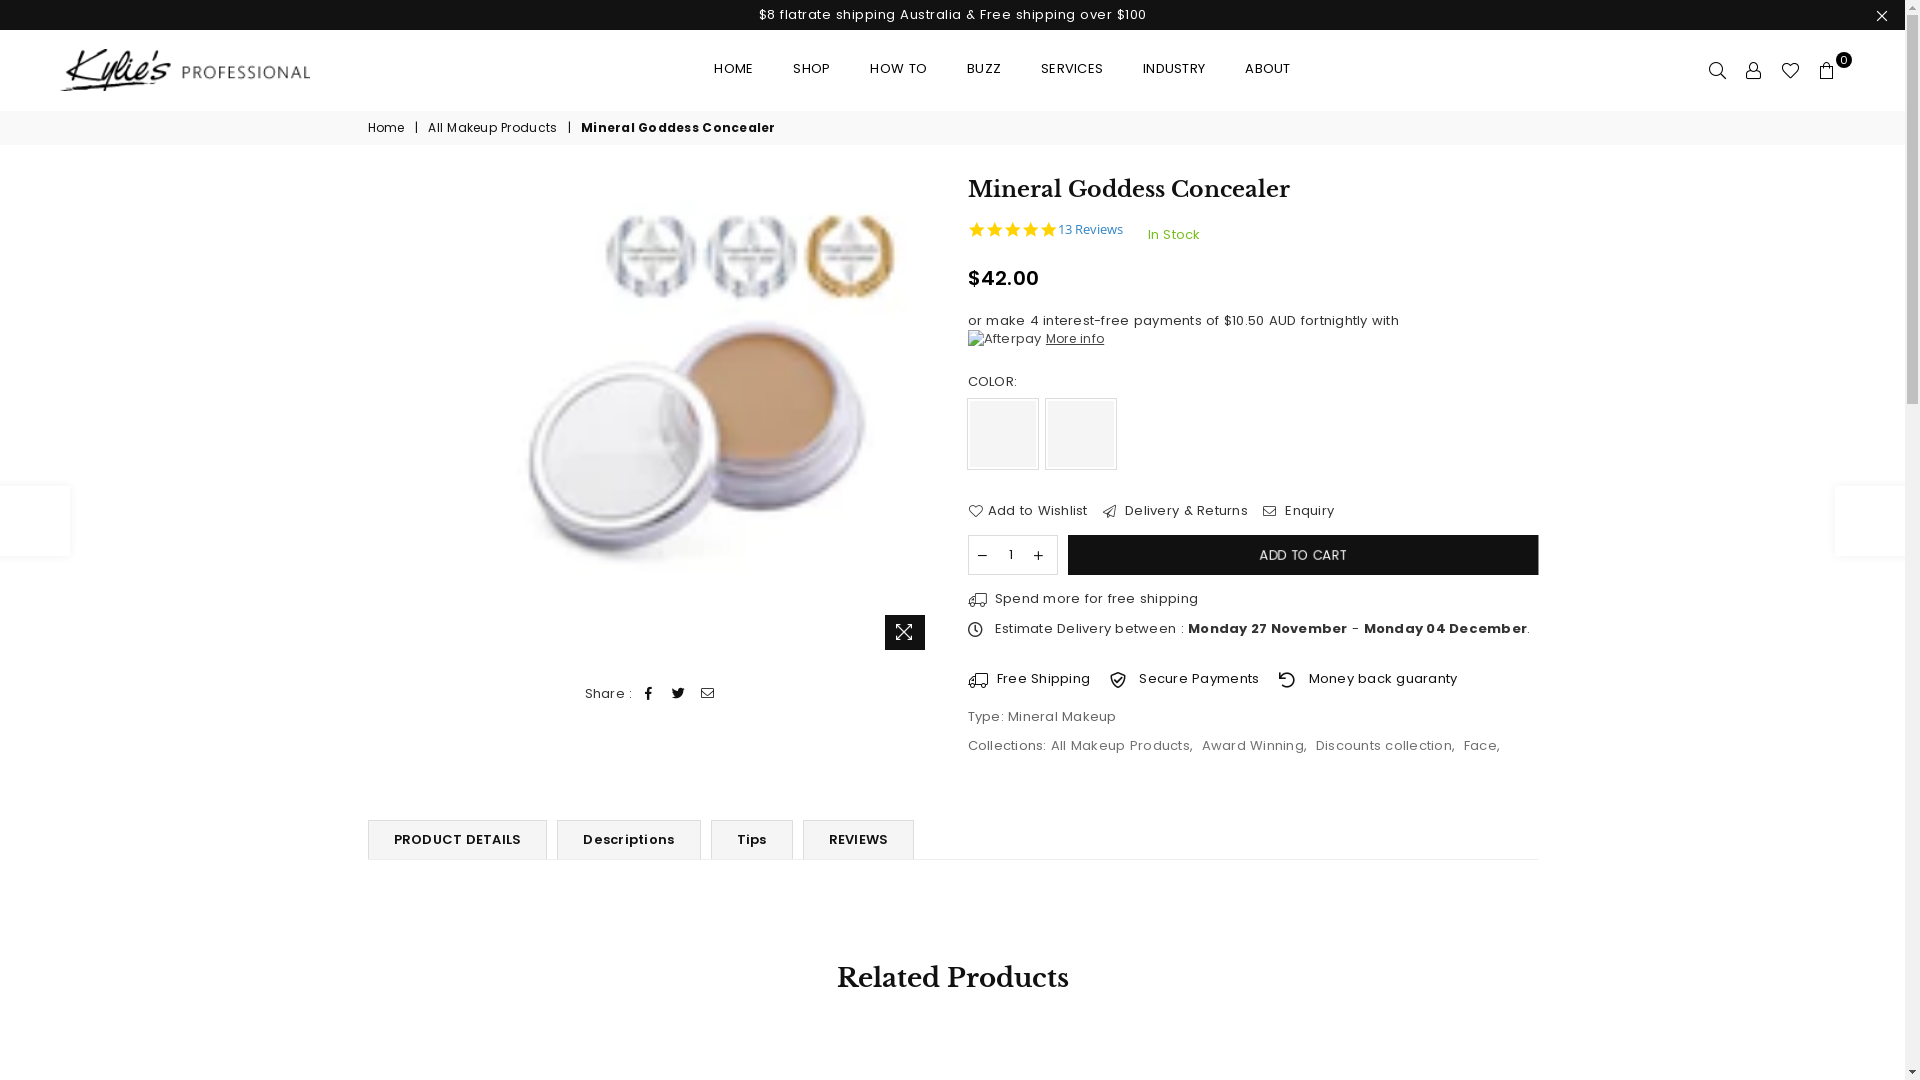  I want to click on '5.0 star rating, so click(968, 229).